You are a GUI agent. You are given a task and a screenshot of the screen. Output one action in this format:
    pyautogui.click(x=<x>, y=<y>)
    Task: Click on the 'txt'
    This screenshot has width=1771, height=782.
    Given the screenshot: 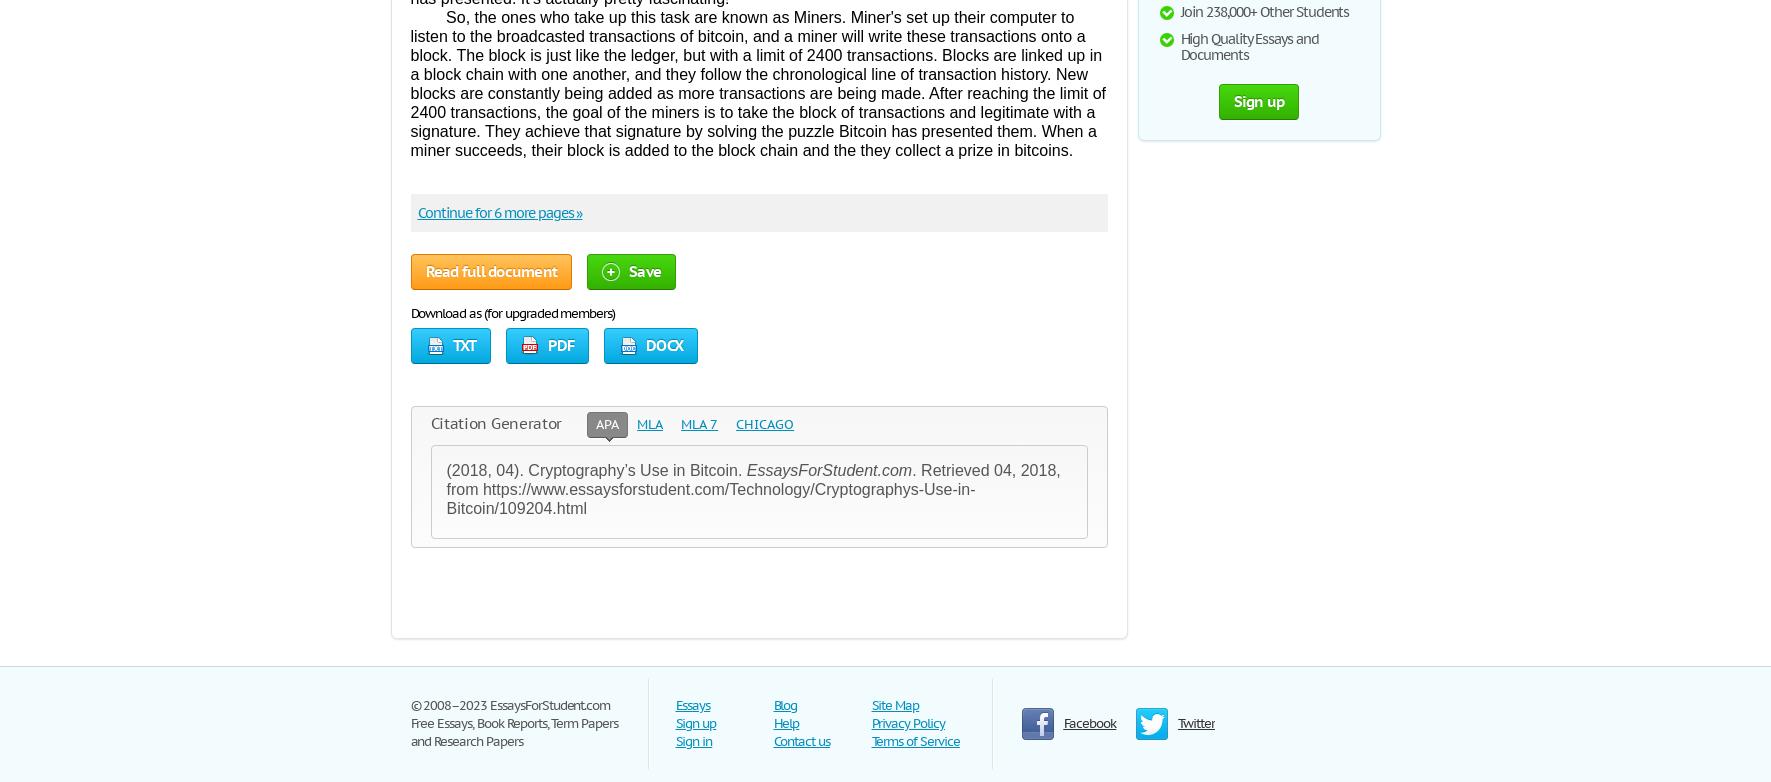 What is the action you would take?
    pyautogui.click(x=451, y=344)
    